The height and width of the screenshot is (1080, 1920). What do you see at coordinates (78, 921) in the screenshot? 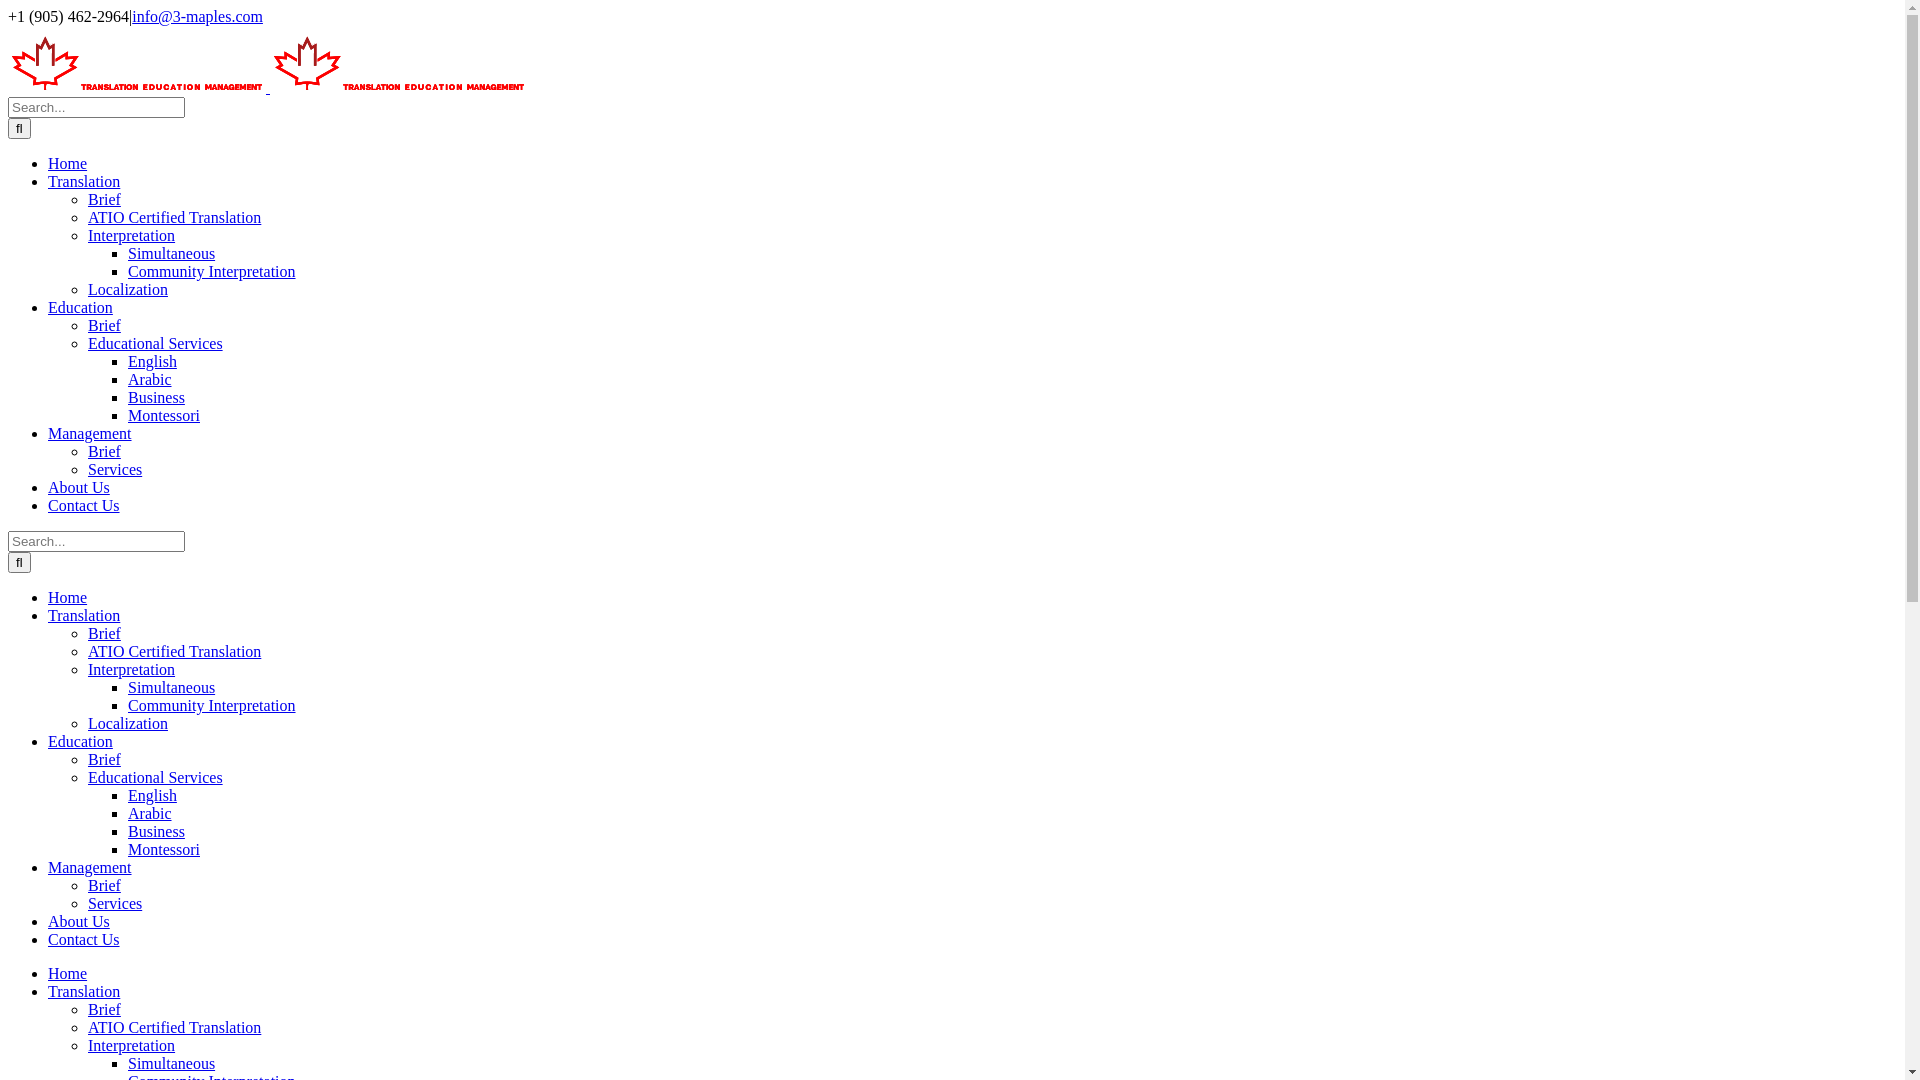
I see `'About Us'` at bounding box center [78, 921].